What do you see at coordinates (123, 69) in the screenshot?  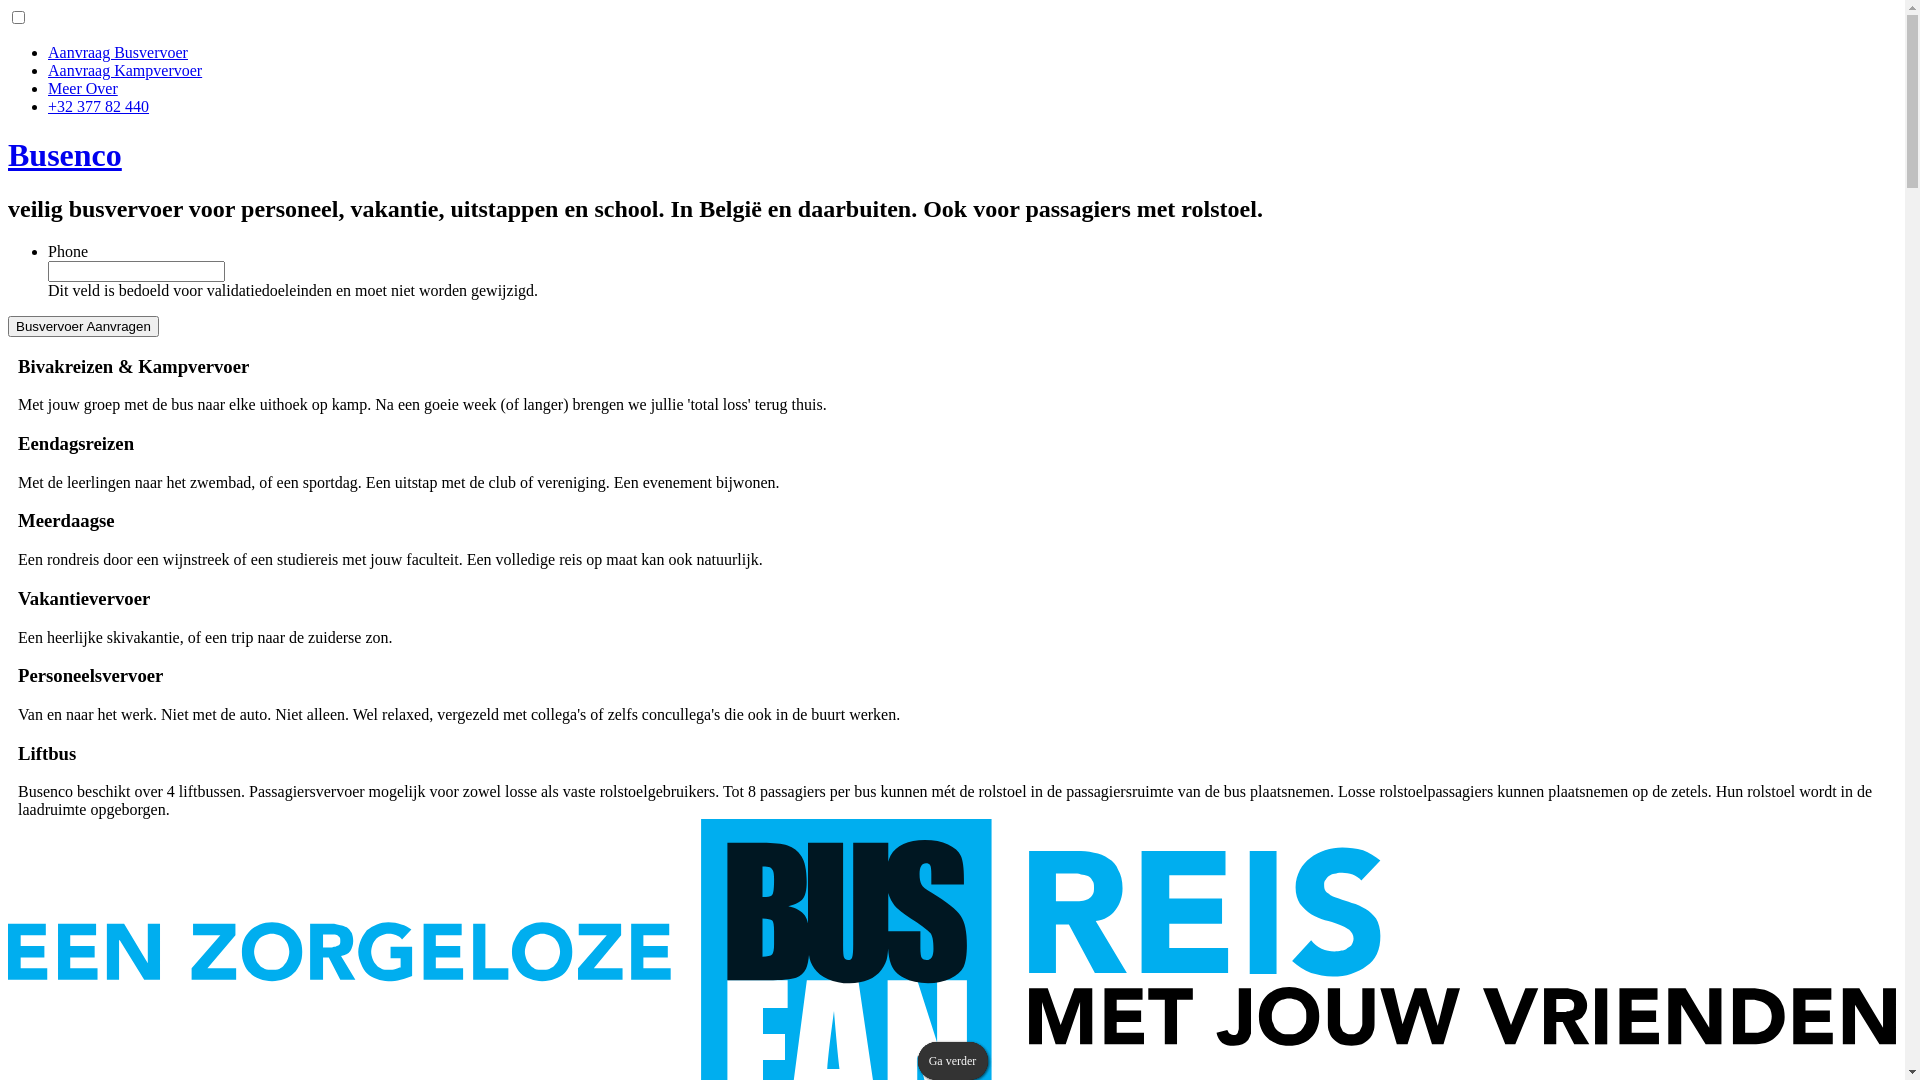 I see `'Aanvraag Kampvervoer'` at bounding box center [123, 69].